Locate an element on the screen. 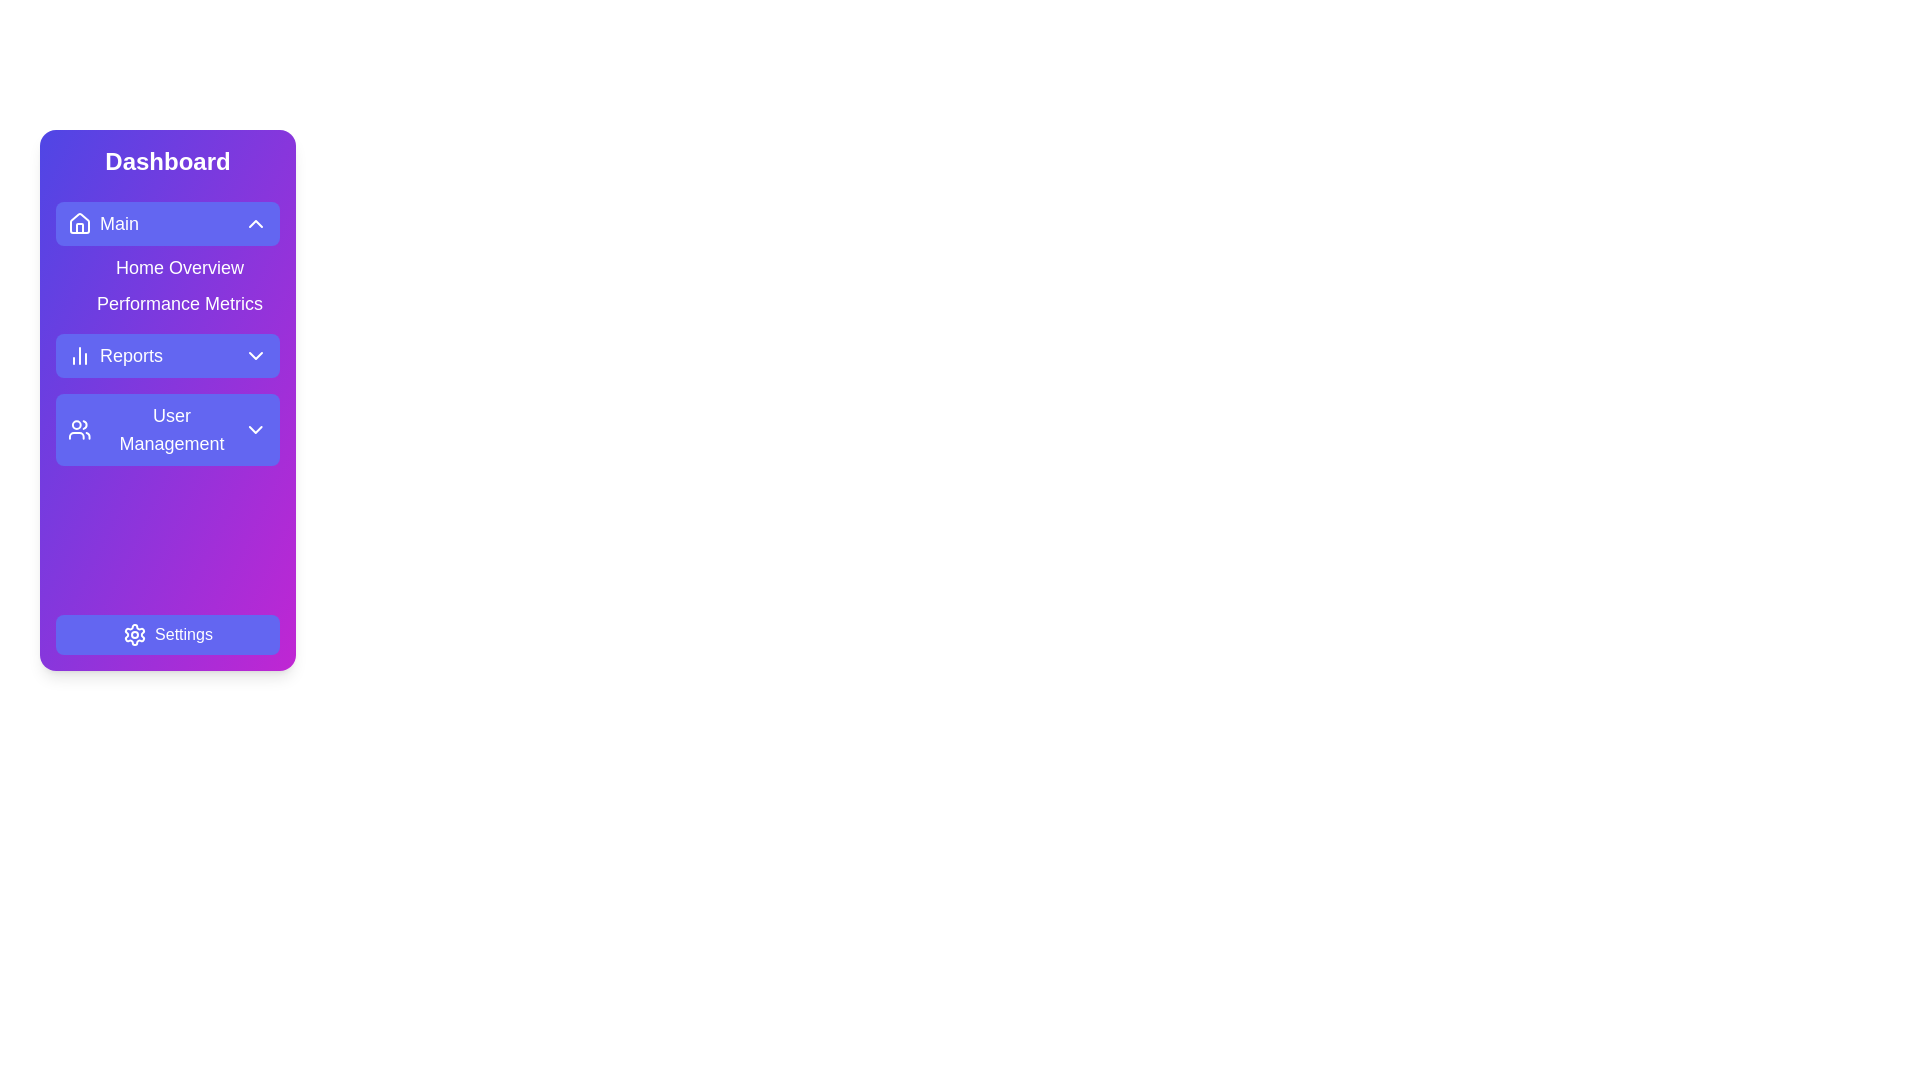  the 'Home Overview' button, which is a horizontal blue button with white text located on the sidebar with a purple background, to change its appearance is located at coordinates (180, 266).